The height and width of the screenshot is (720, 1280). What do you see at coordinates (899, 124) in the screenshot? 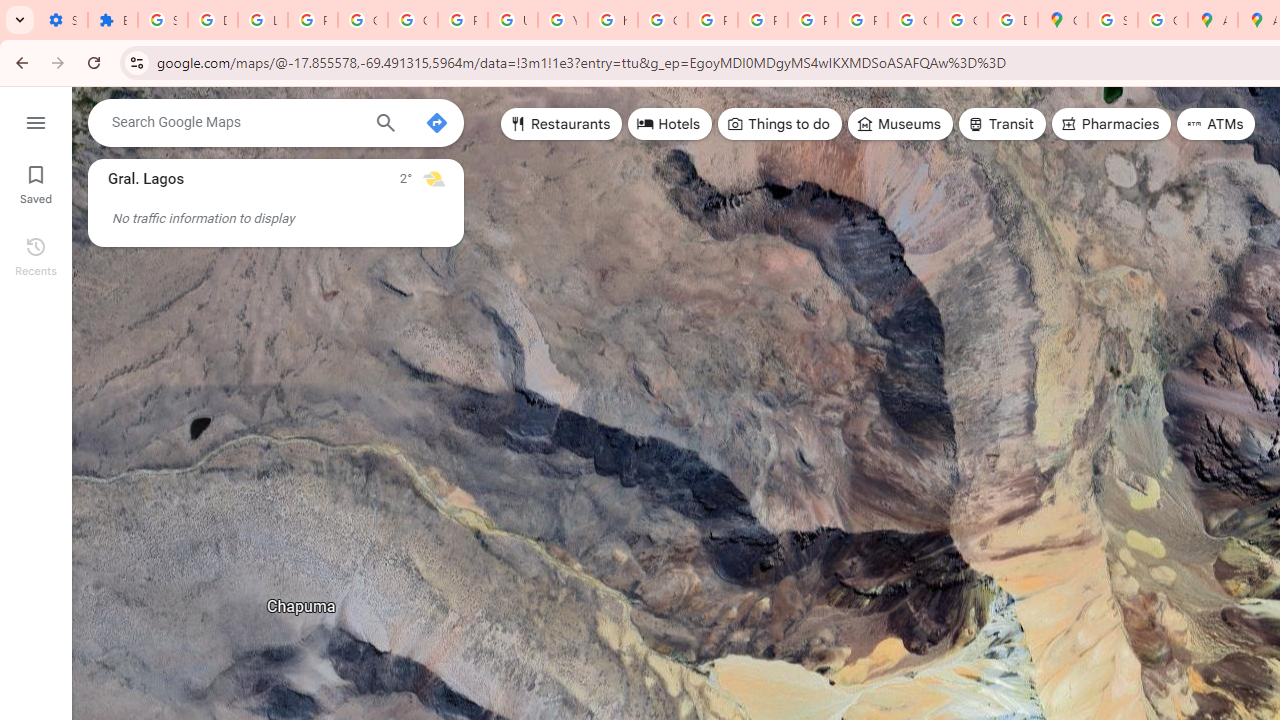
I see `'Museums'` at bounding box center [899, 124].